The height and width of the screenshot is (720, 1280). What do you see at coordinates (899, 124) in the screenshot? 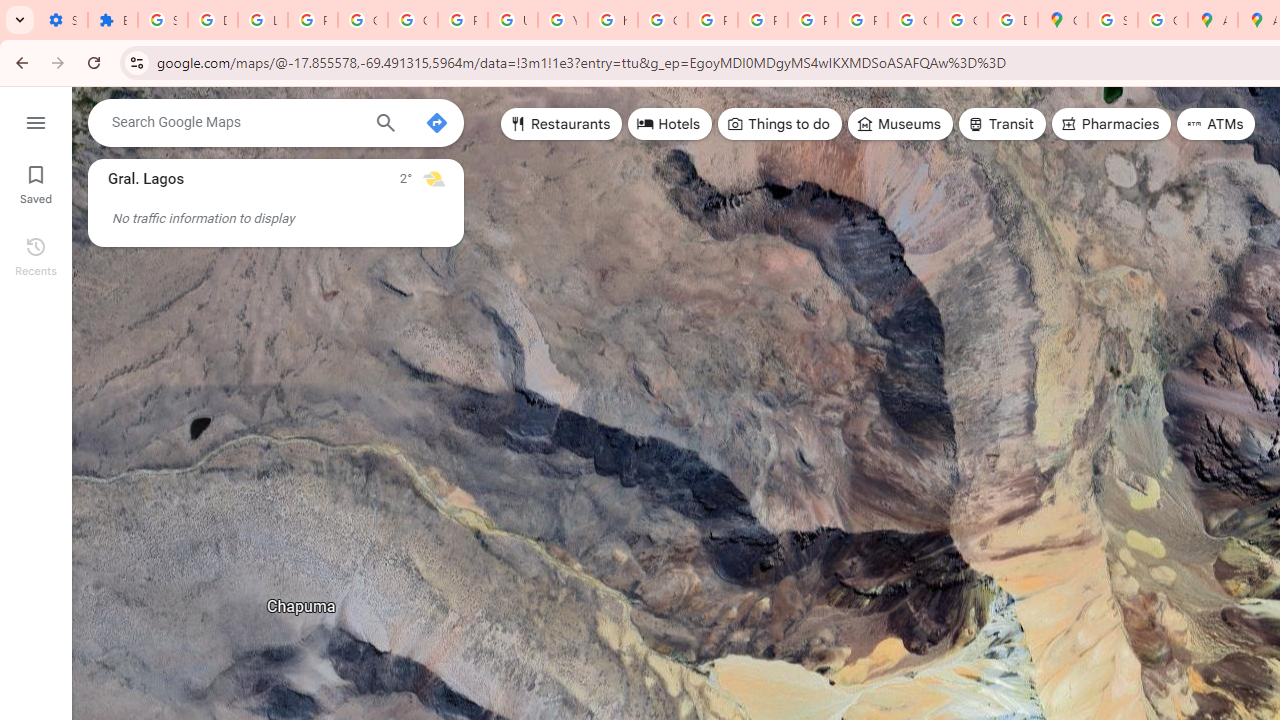
I see `'Museums'` at bounding box center [899, 124].